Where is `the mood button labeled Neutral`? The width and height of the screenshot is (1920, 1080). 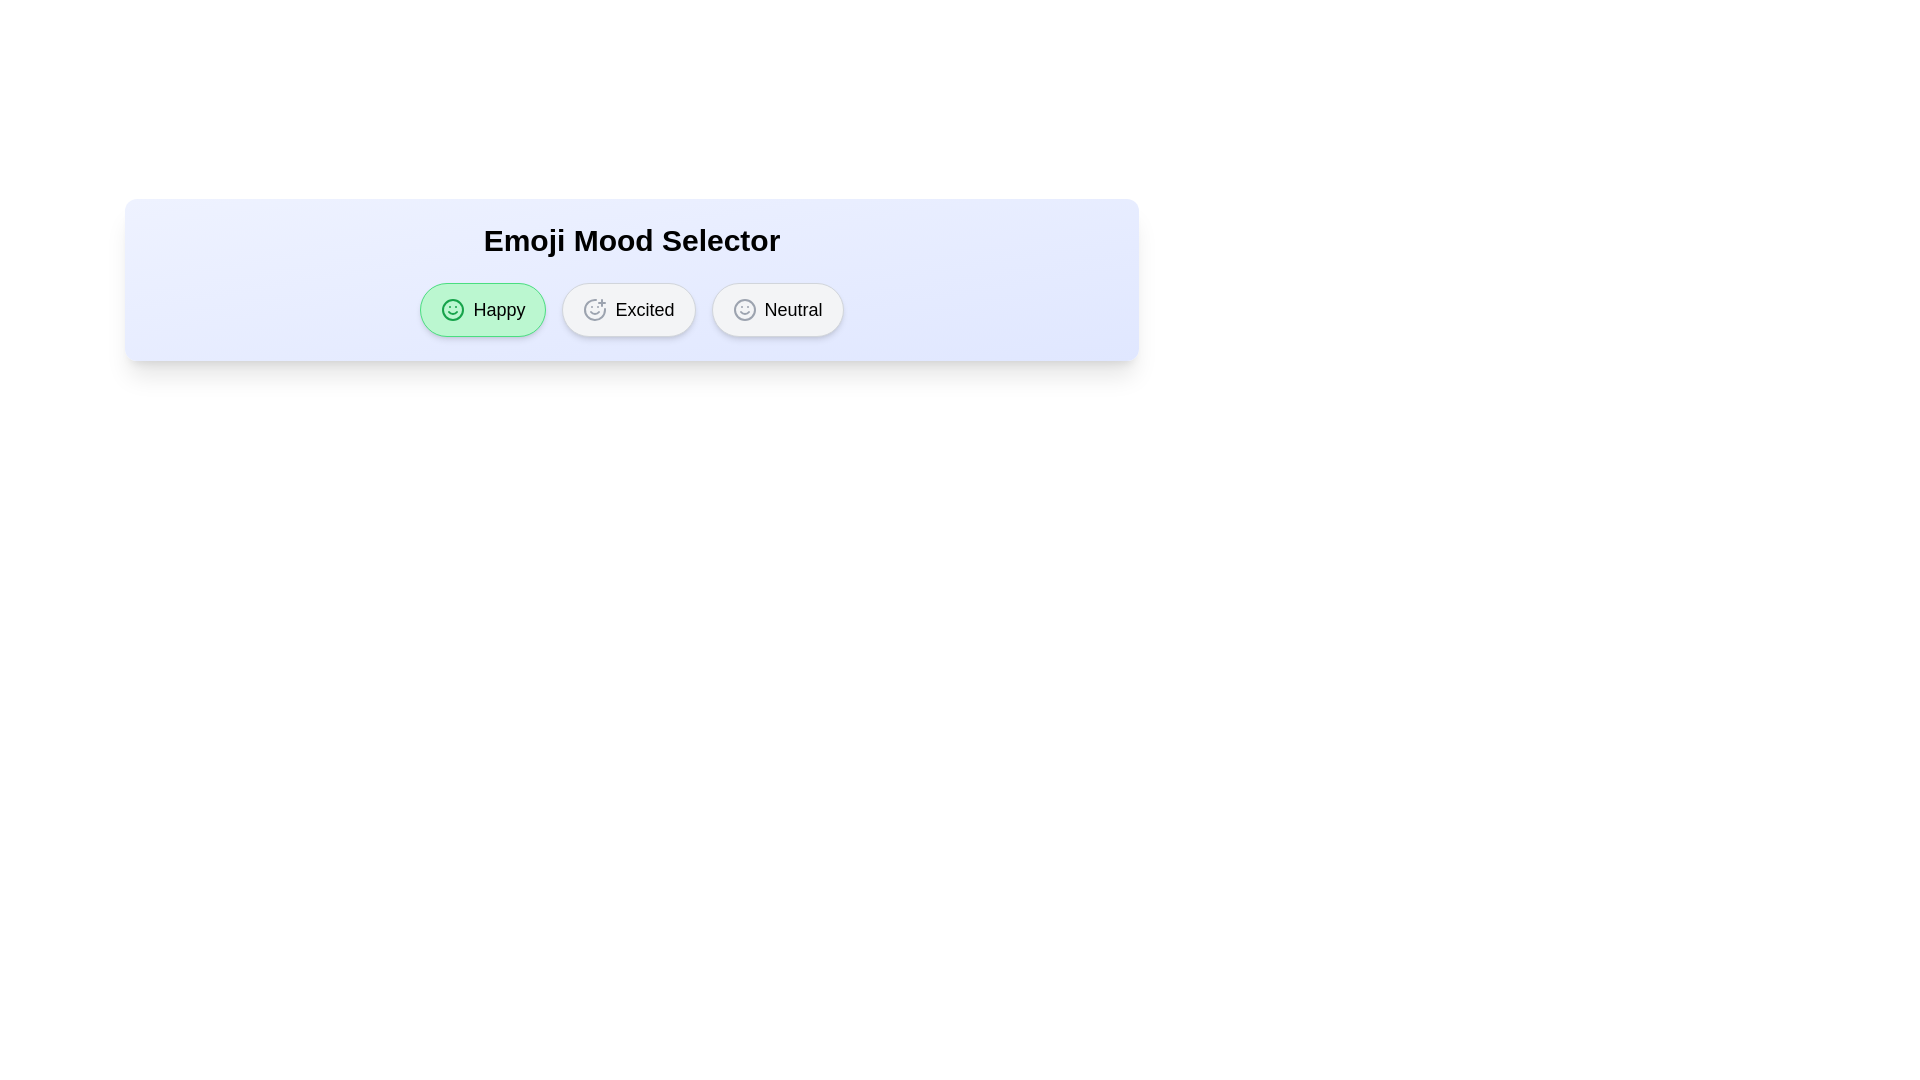
the mood button labeled Neutral is located at coordinates (776, 309).